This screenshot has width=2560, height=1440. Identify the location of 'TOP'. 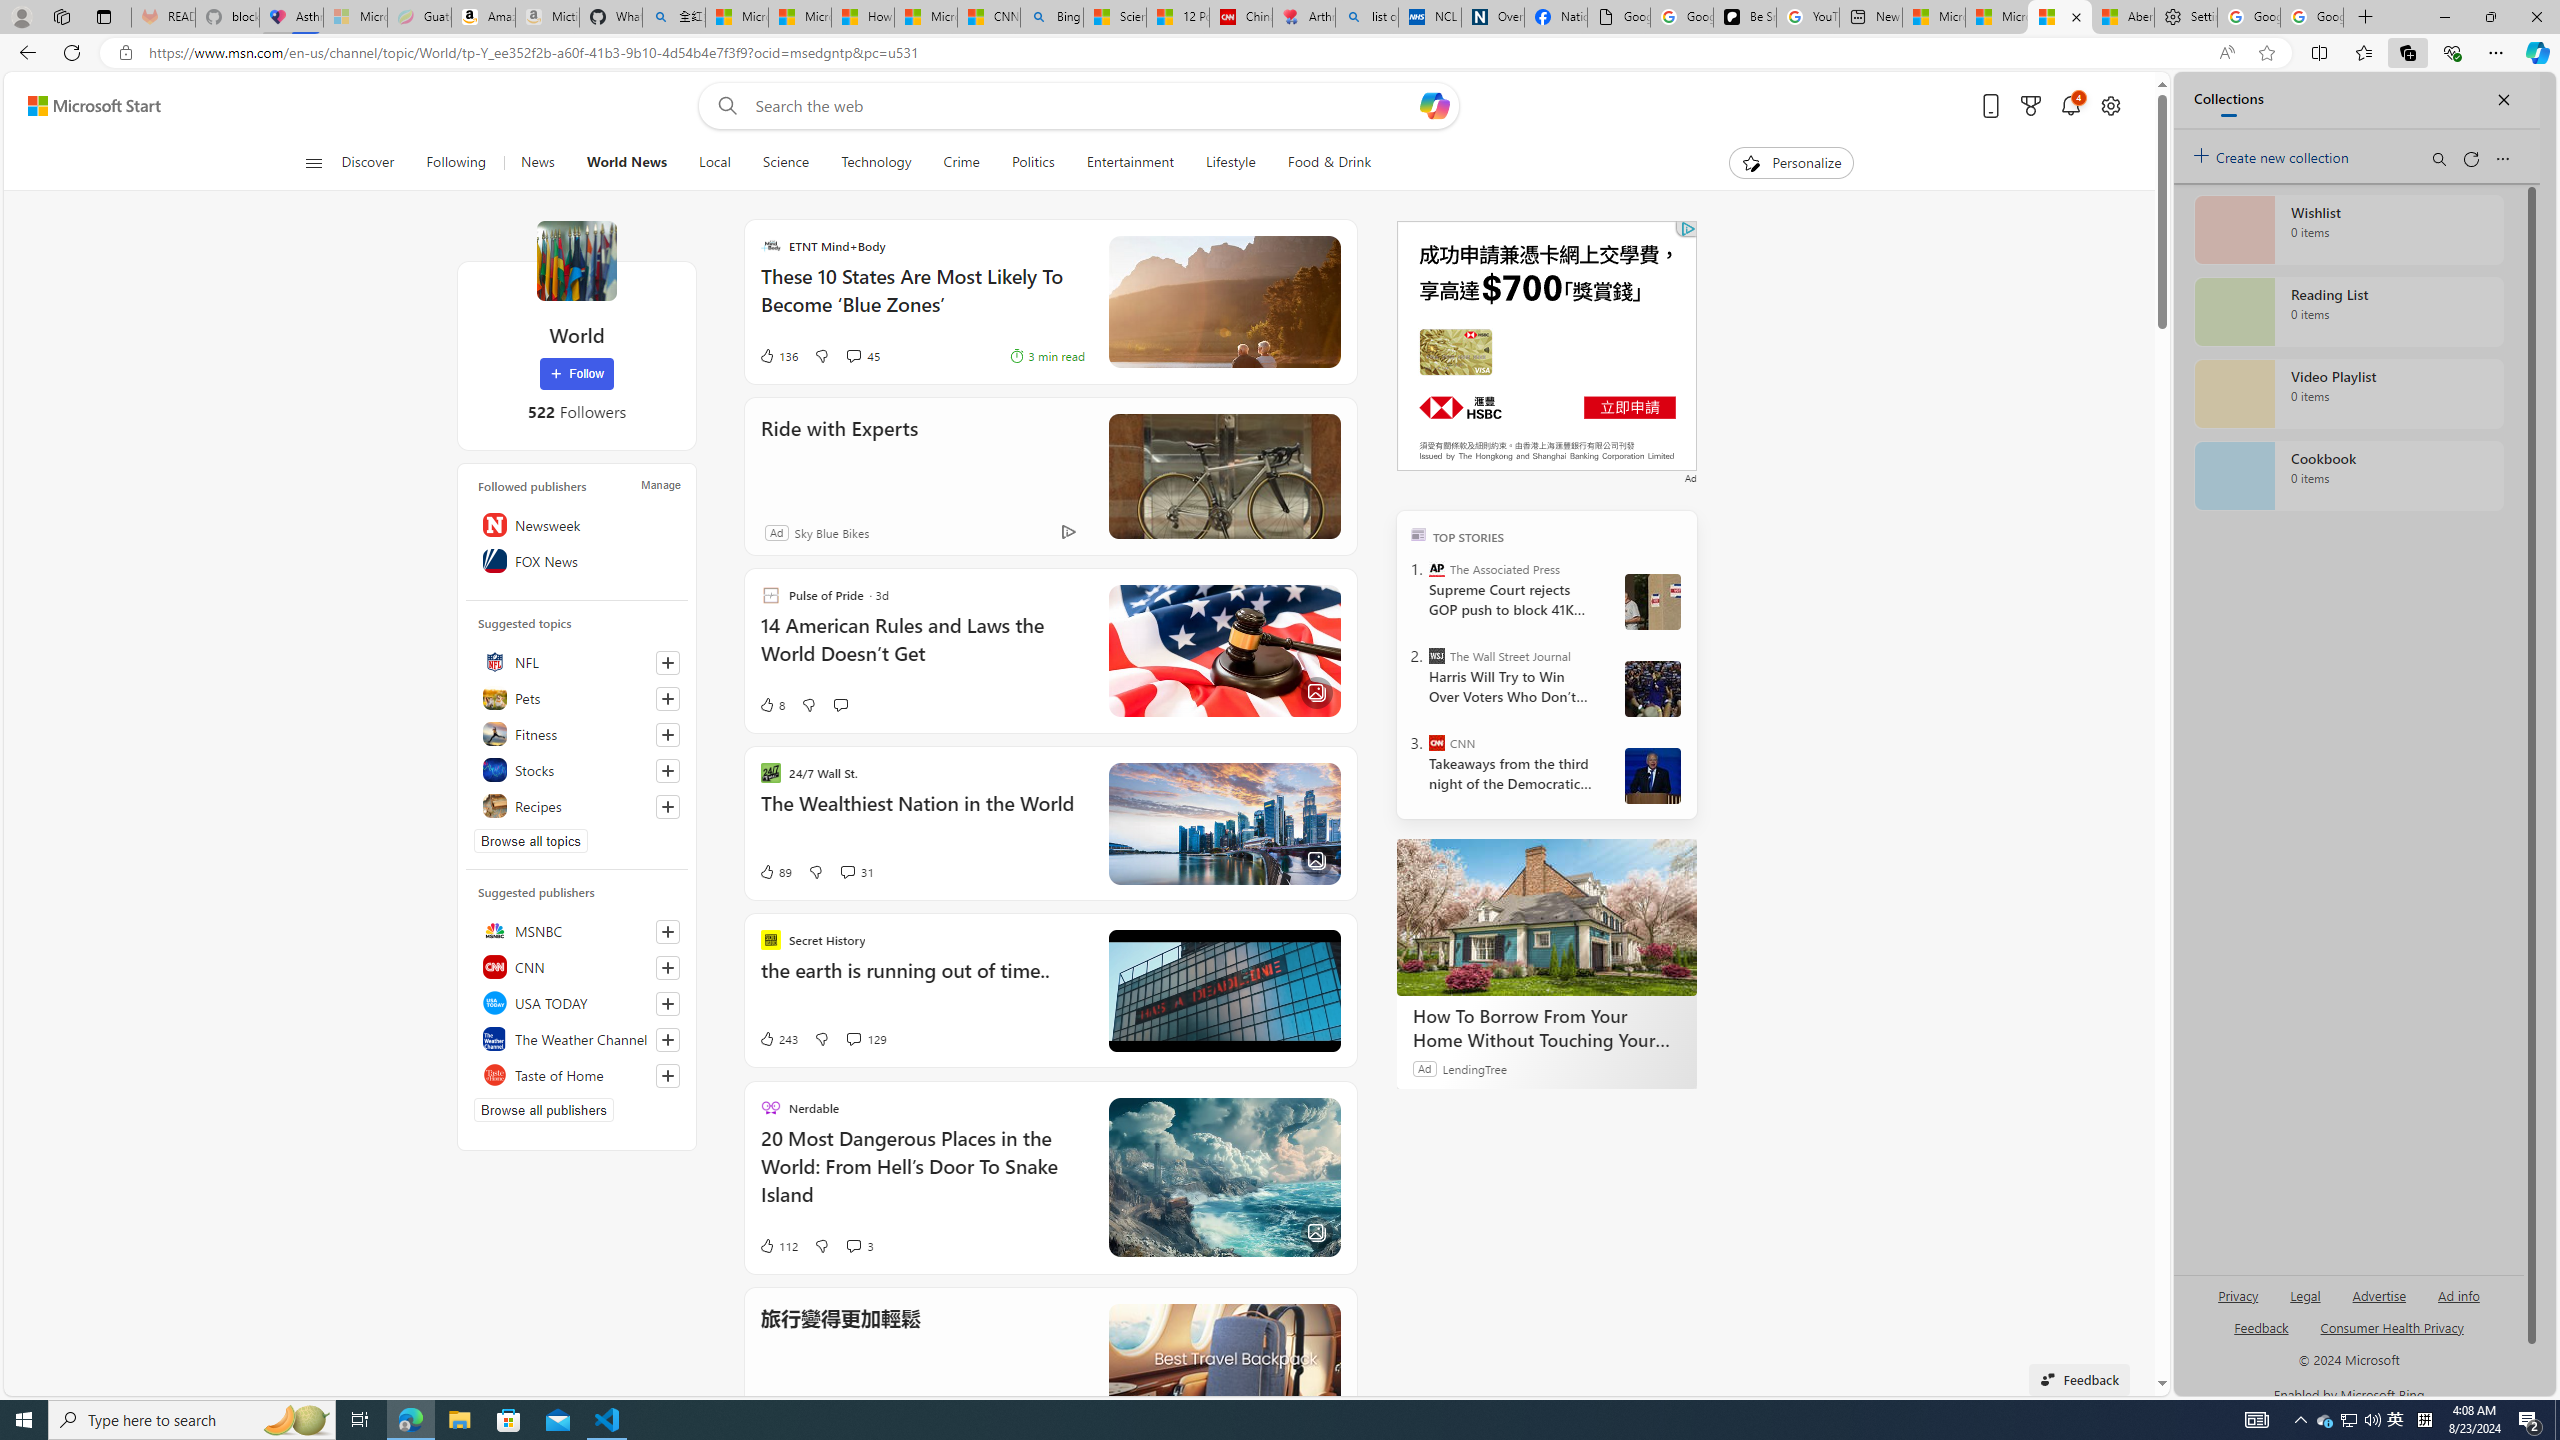
(1418, 532).